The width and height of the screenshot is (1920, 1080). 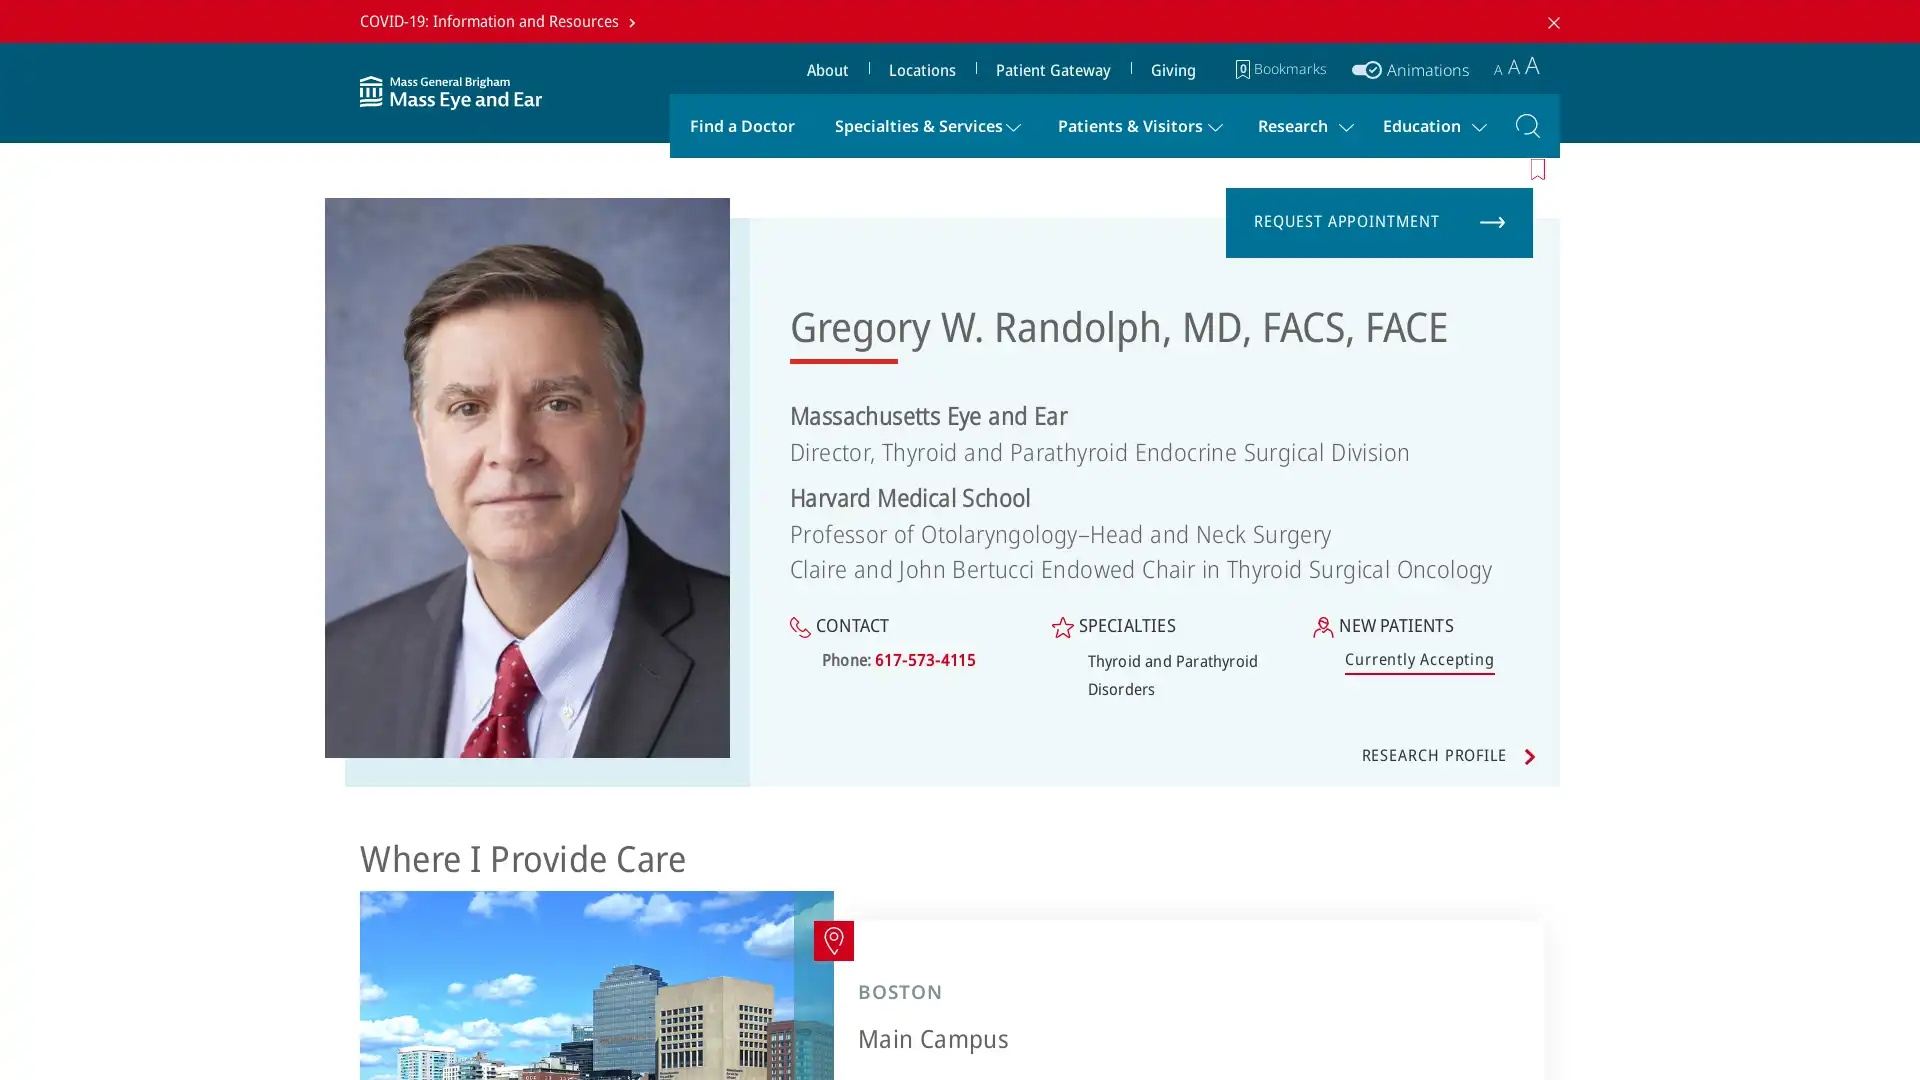 What do you see at coordinates (1539, 167) in the screenshot?
I see `Bookmark this page` at bounding box center [1539, 167].